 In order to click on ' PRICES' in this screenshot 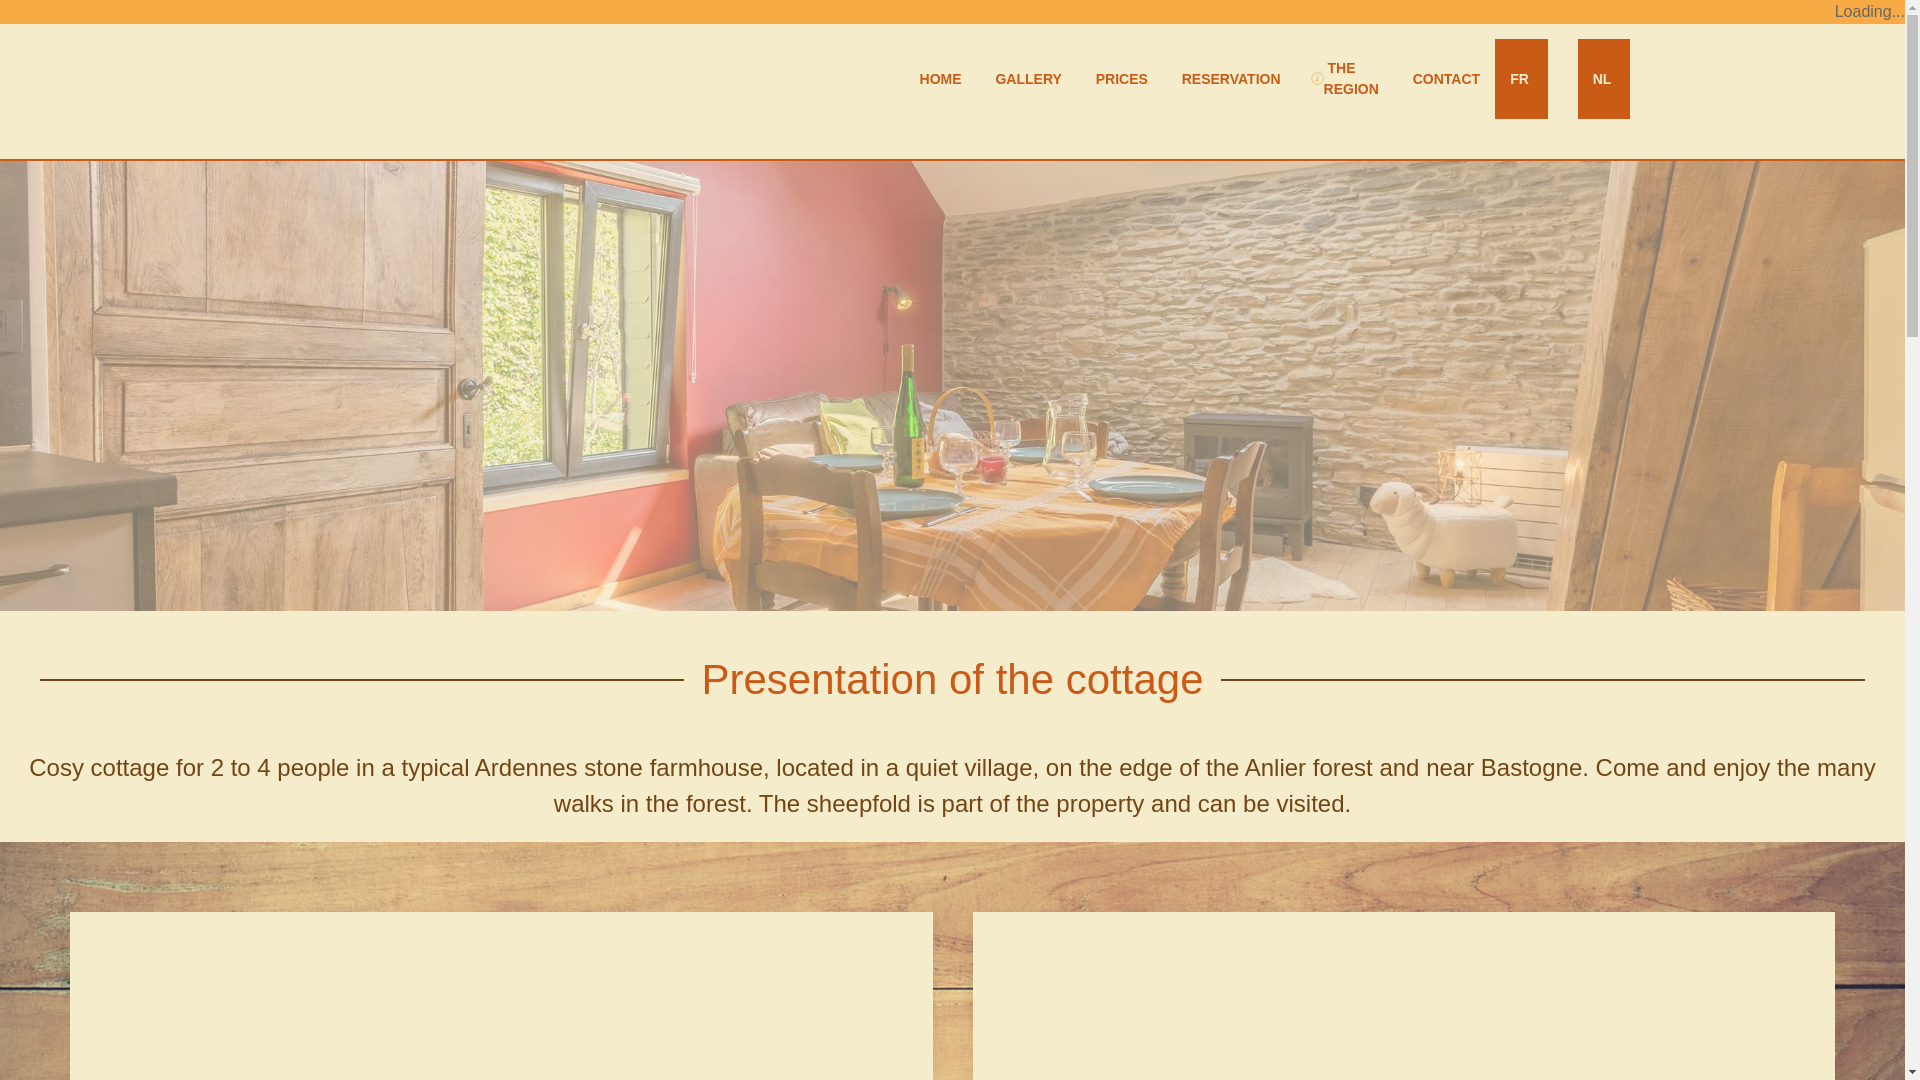, I will do `click(1118, 77)`.